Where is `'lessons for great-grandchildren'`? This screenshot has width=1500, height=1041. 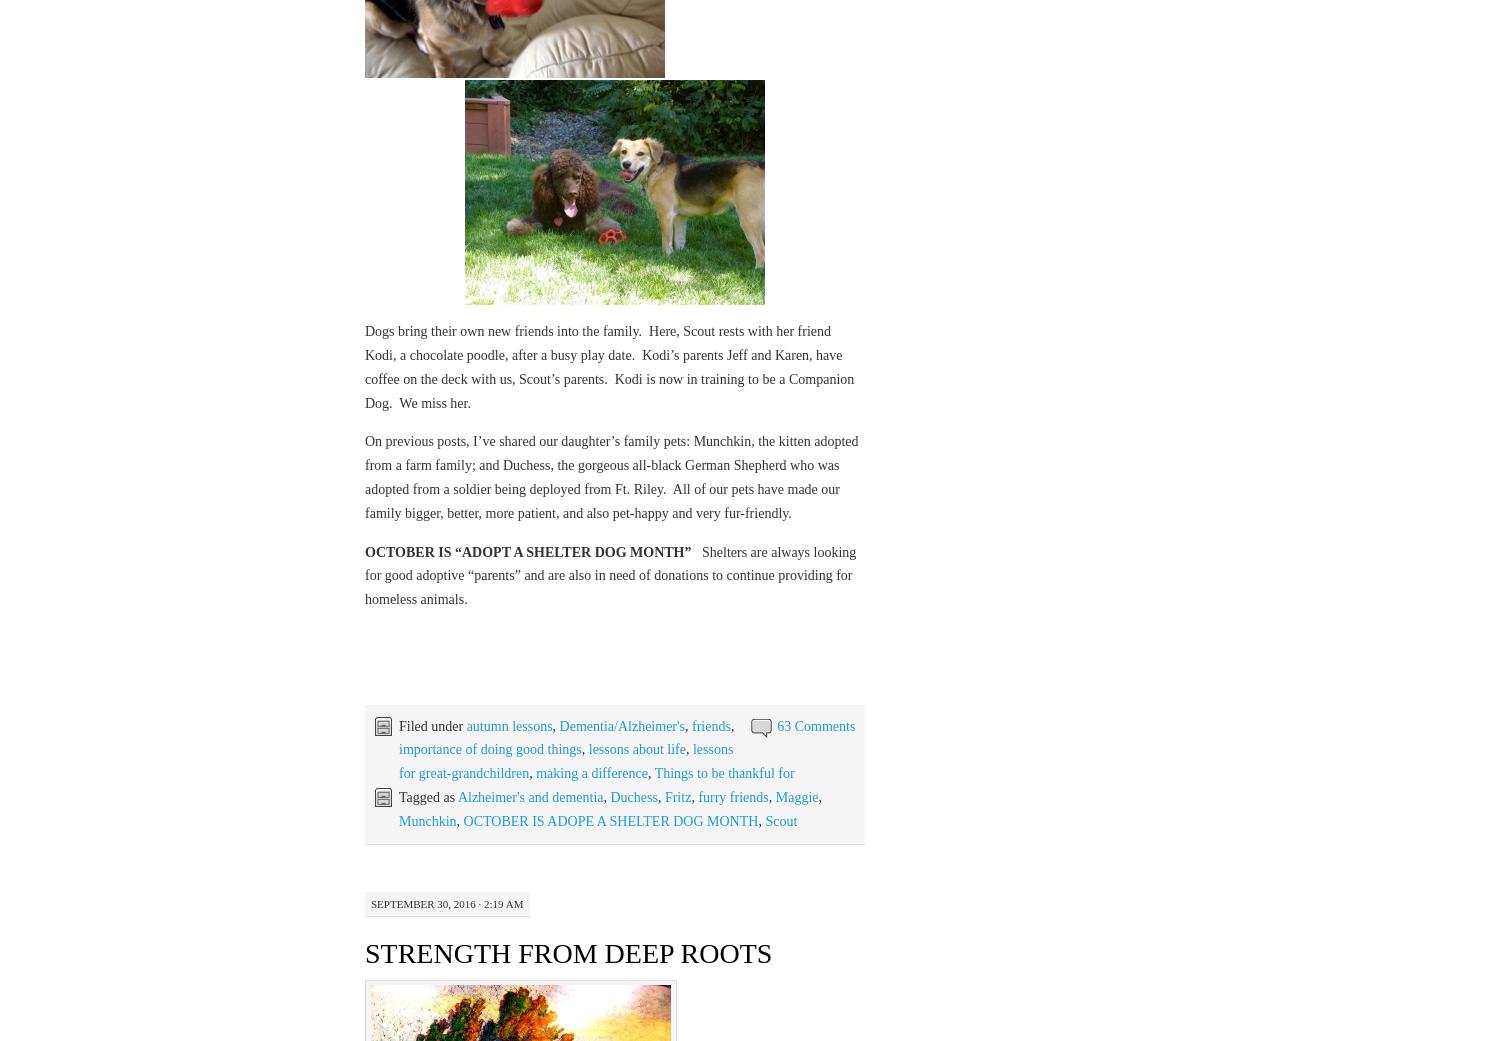
'lessons for great-grandchildren' is located at coordinates (564, 761).